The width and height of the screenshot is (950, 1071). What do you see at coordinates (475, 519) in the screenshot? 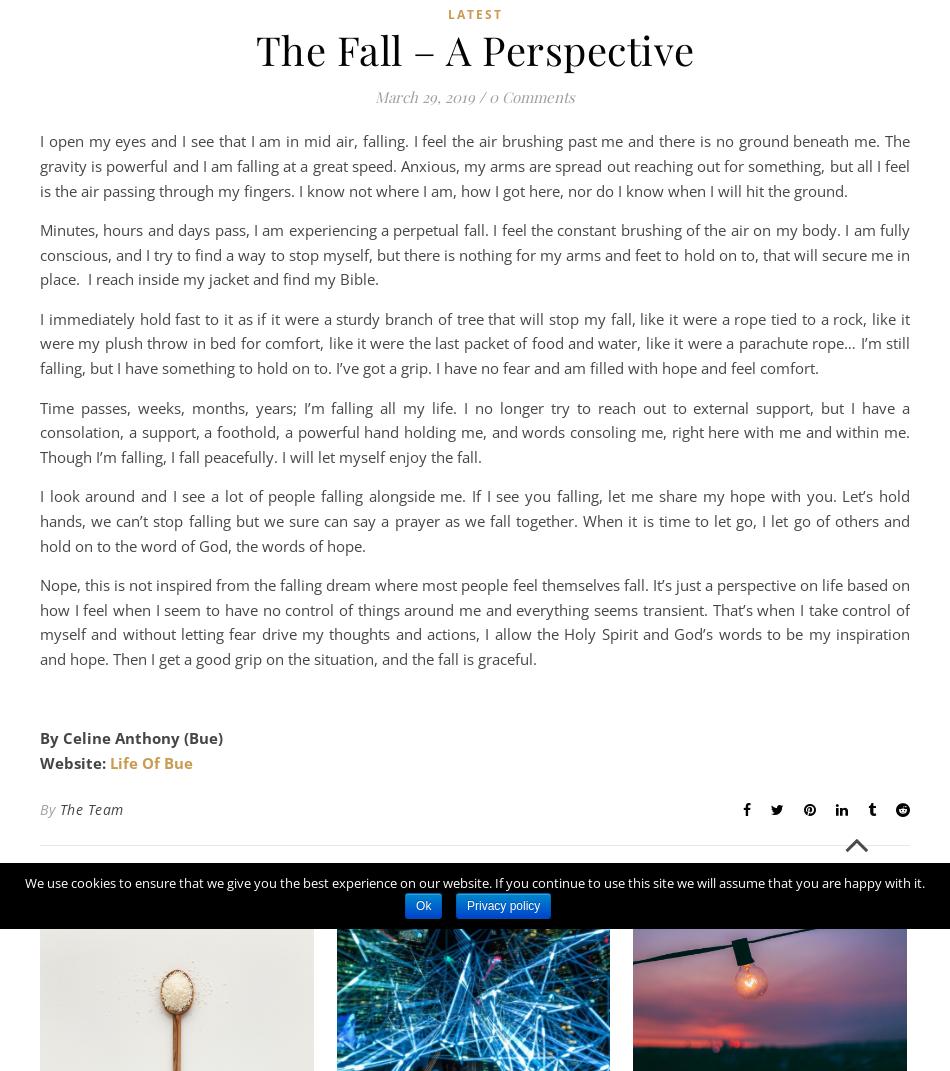
I see `'I look around and I see a lot of people falling alongside me. If I see you falling, let me share my hope with you. Let’s hold hands, we can’t stop falling but we sure can say a prayer as we fall together. When it is time to let go, I let go of others and hold on to the word of God, the words of hope.'` at bounding box center [475, 519].